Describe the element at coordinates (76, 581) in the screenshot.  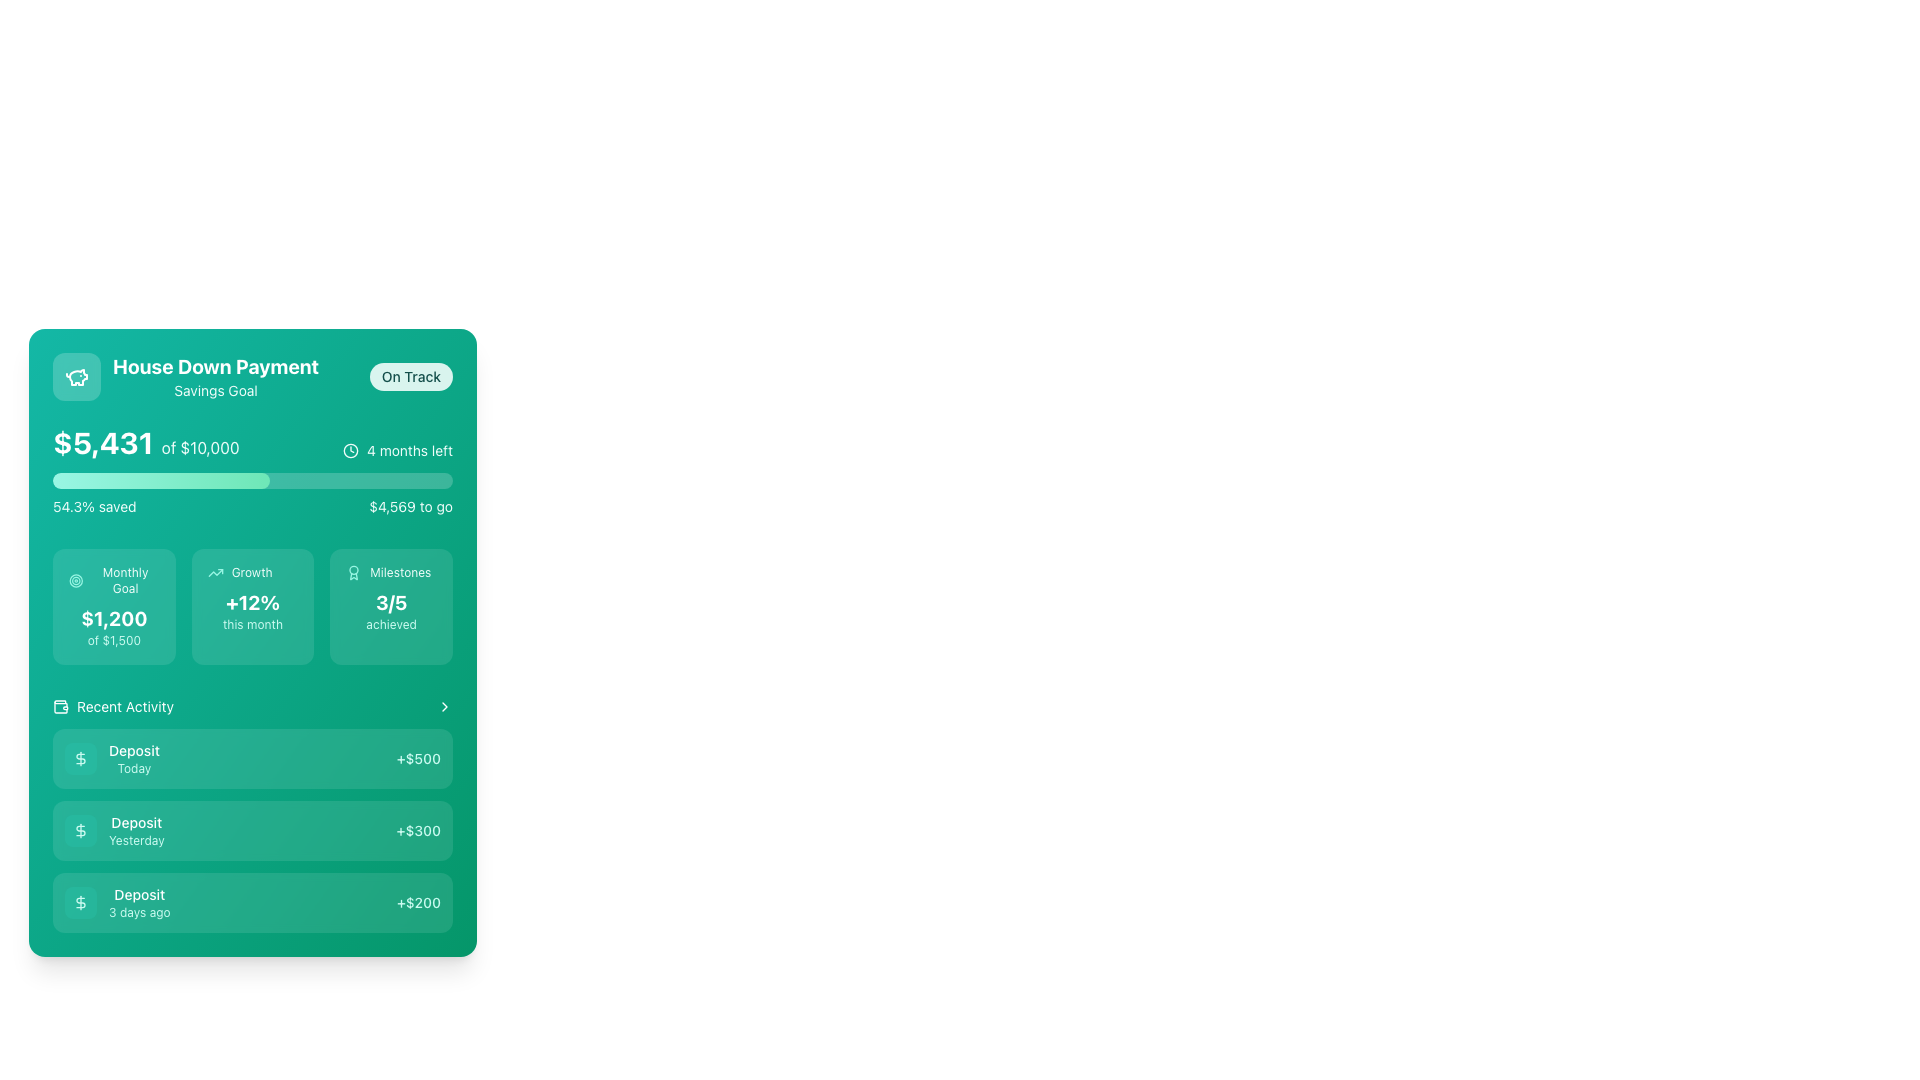
I see `the outermost circle of the graphical target icon located in the upper left corner of the saving goal information card` at that location.